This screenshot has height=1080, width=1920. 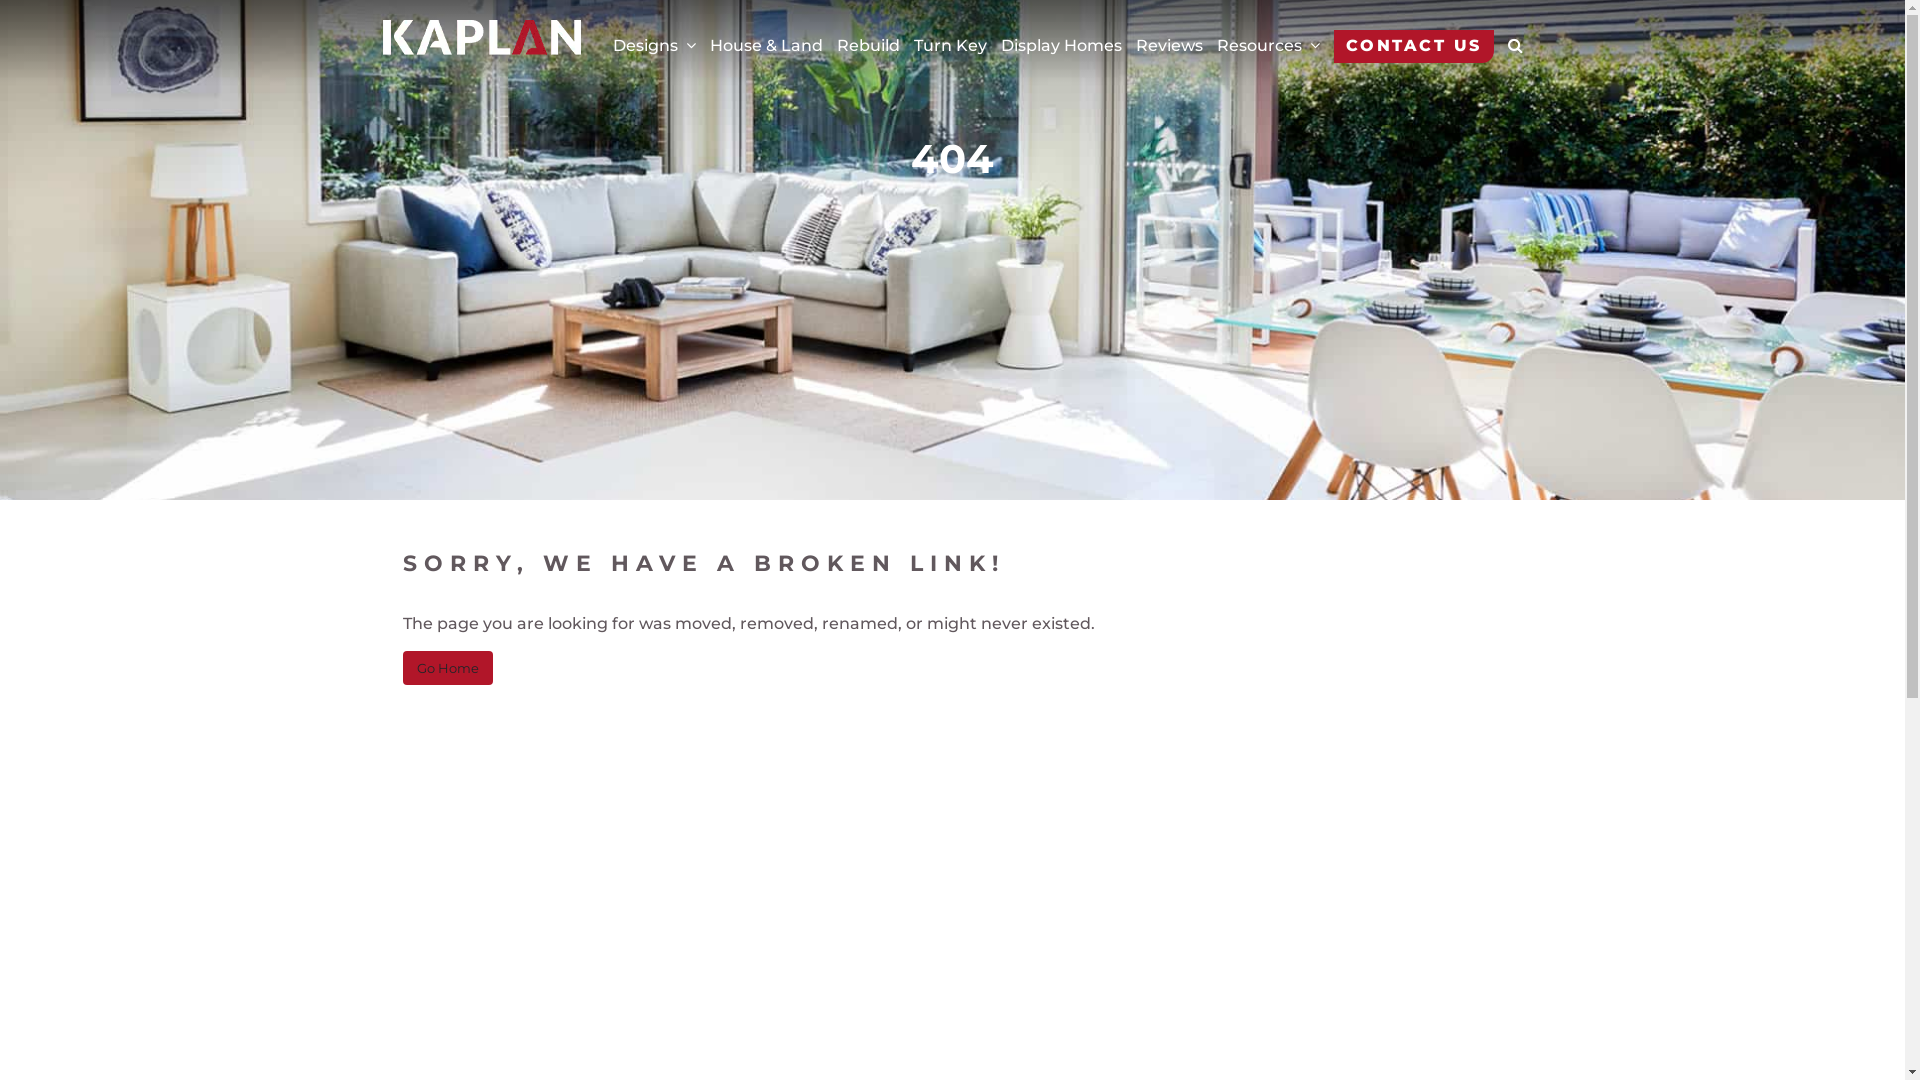 I want to click on 'Rebuild', so click(x=867, y=45).